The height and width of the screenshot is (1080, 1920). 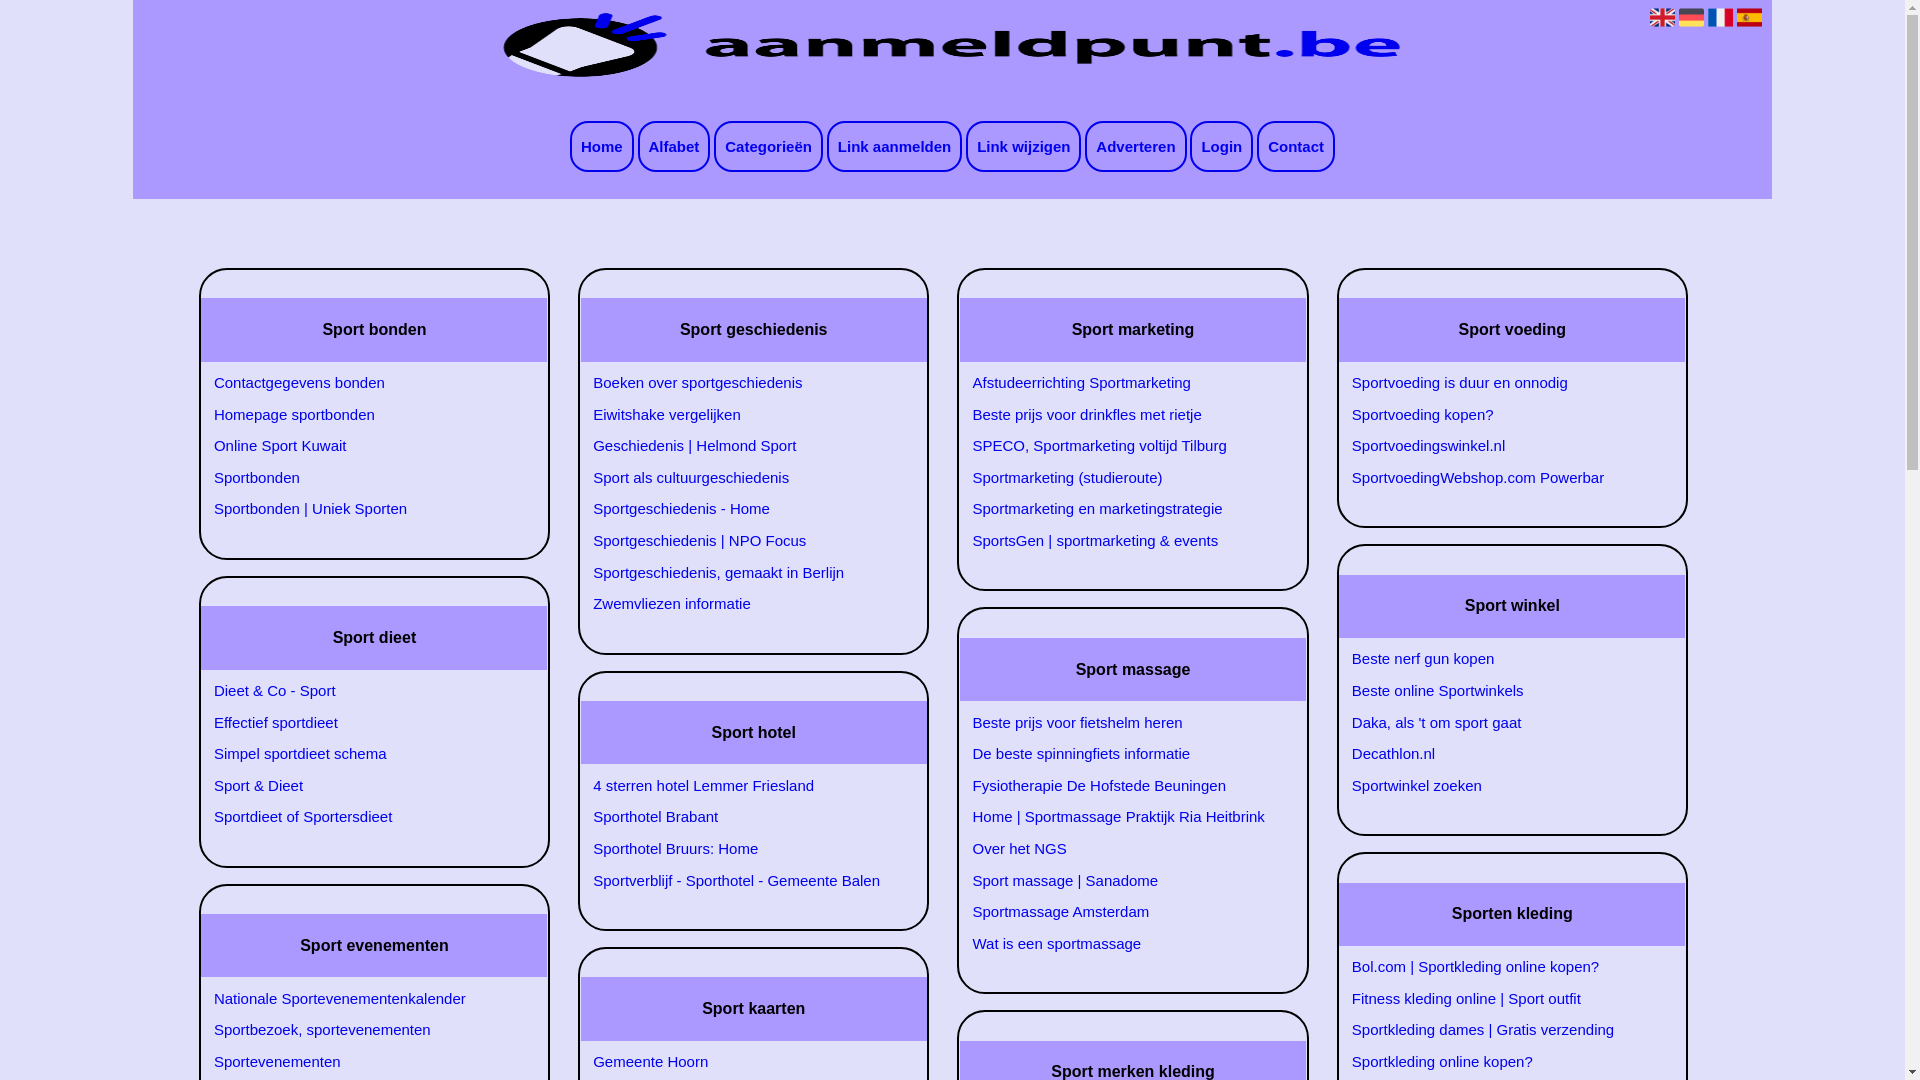 What do you see at coordinates (1121, 817) in the screenshot?
I see `'Home | Sportmassage Praktijk Ria Heitbrink'` at bounding box center [1121, 817].